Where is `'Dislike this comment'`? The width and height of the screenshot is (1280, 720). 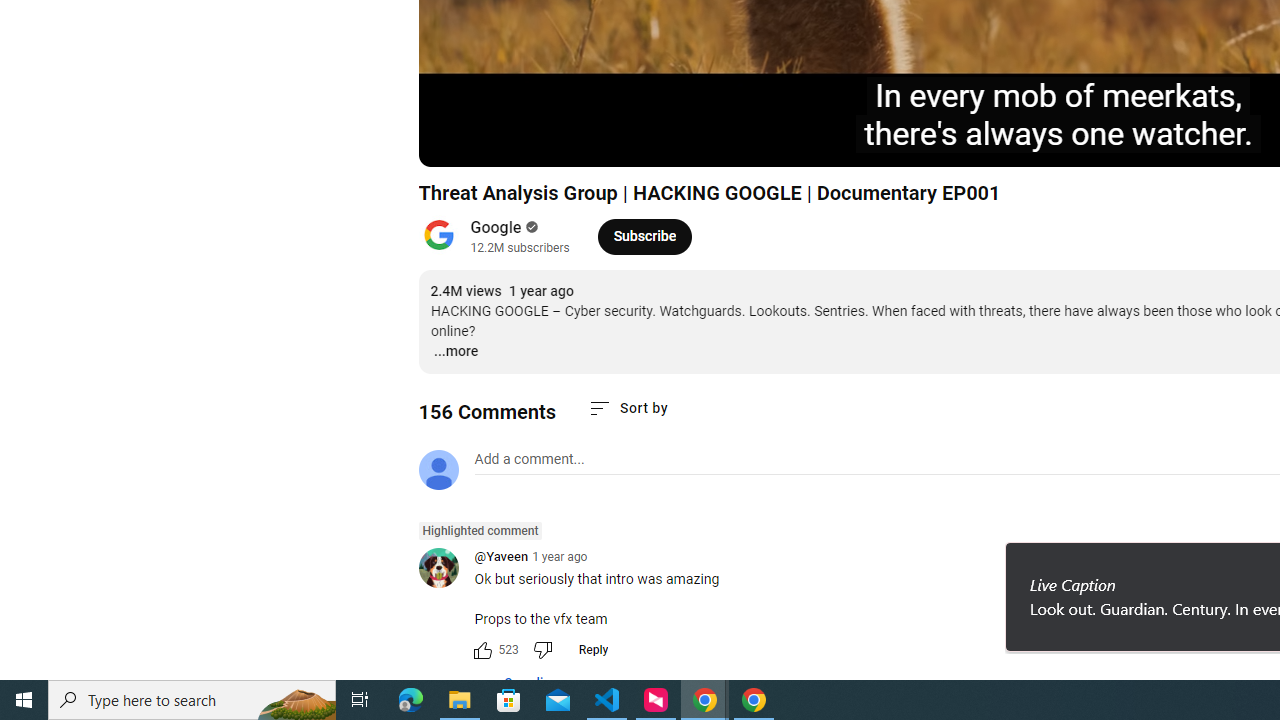 'Dislike this comment' is located at coordinates (542, 650).